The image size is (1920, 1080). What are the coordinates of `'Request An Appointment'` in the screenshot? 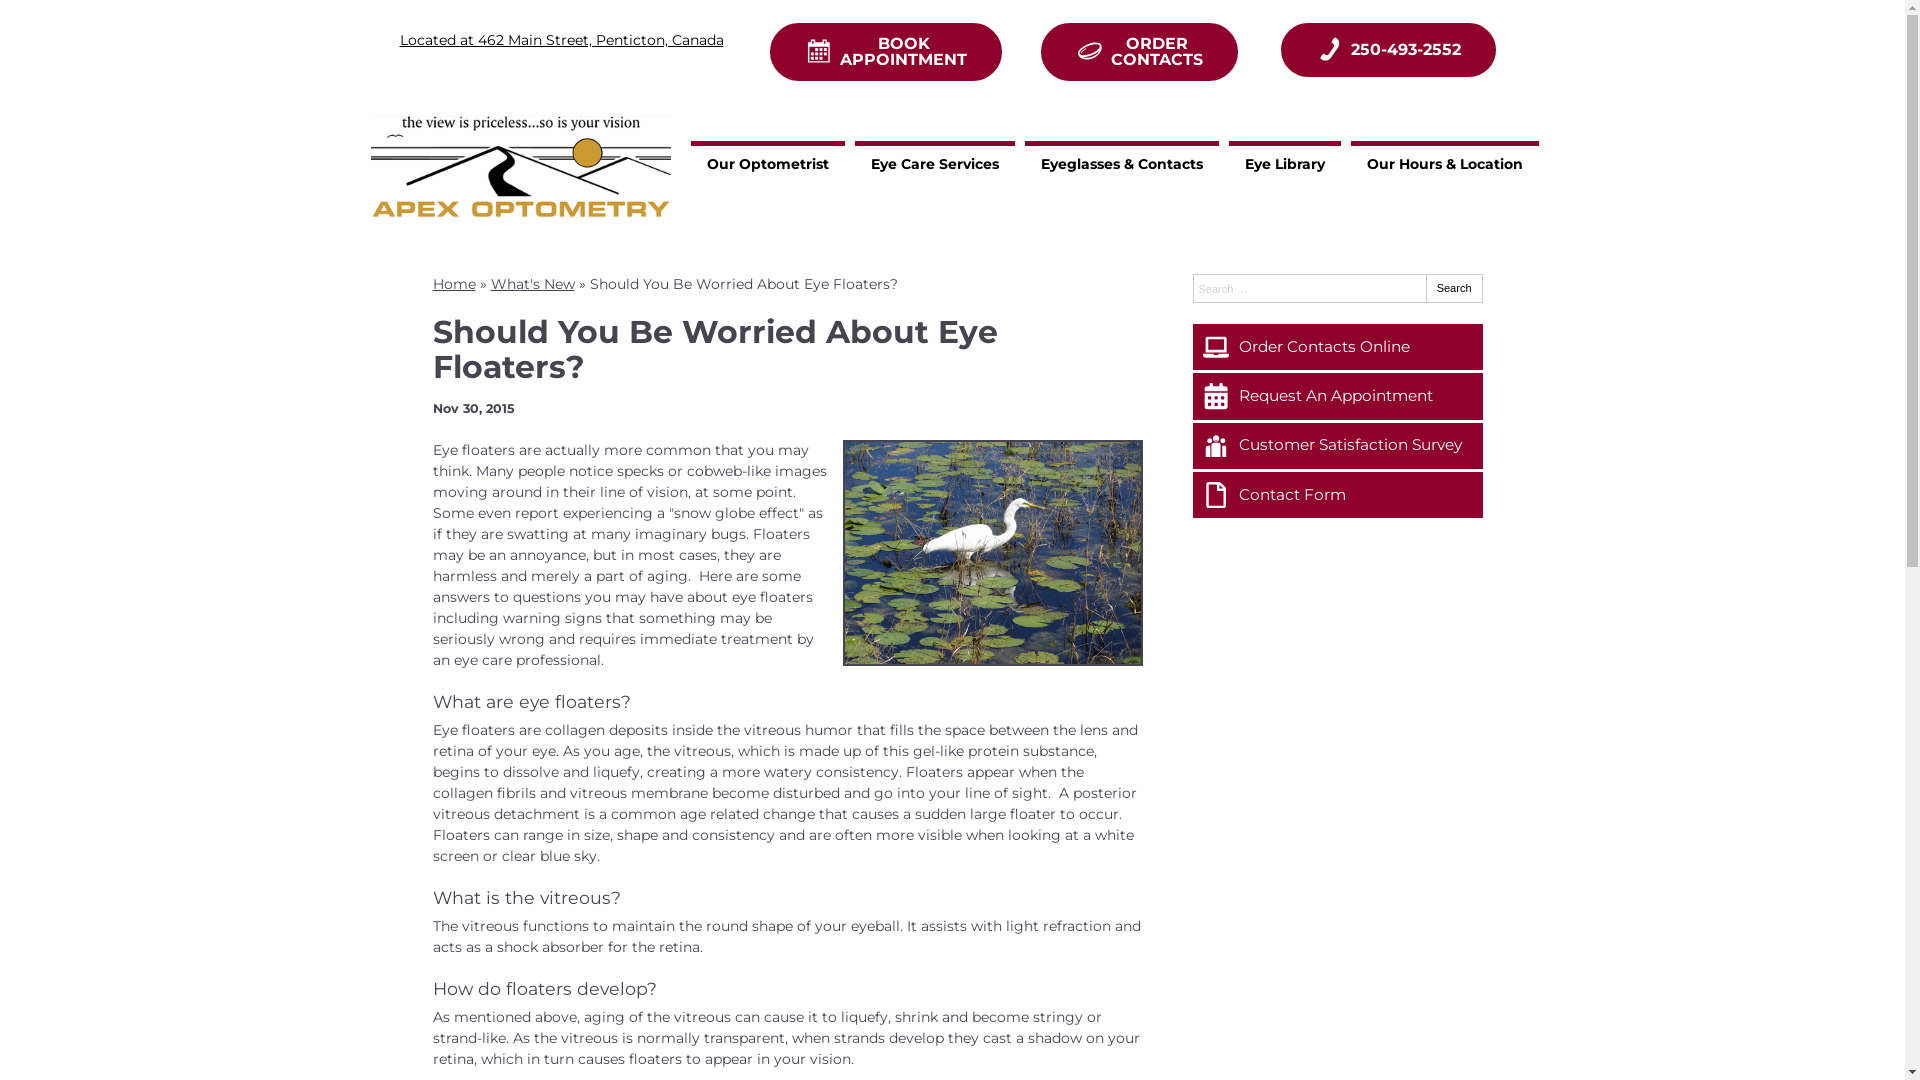 It's located at (1337, 396).